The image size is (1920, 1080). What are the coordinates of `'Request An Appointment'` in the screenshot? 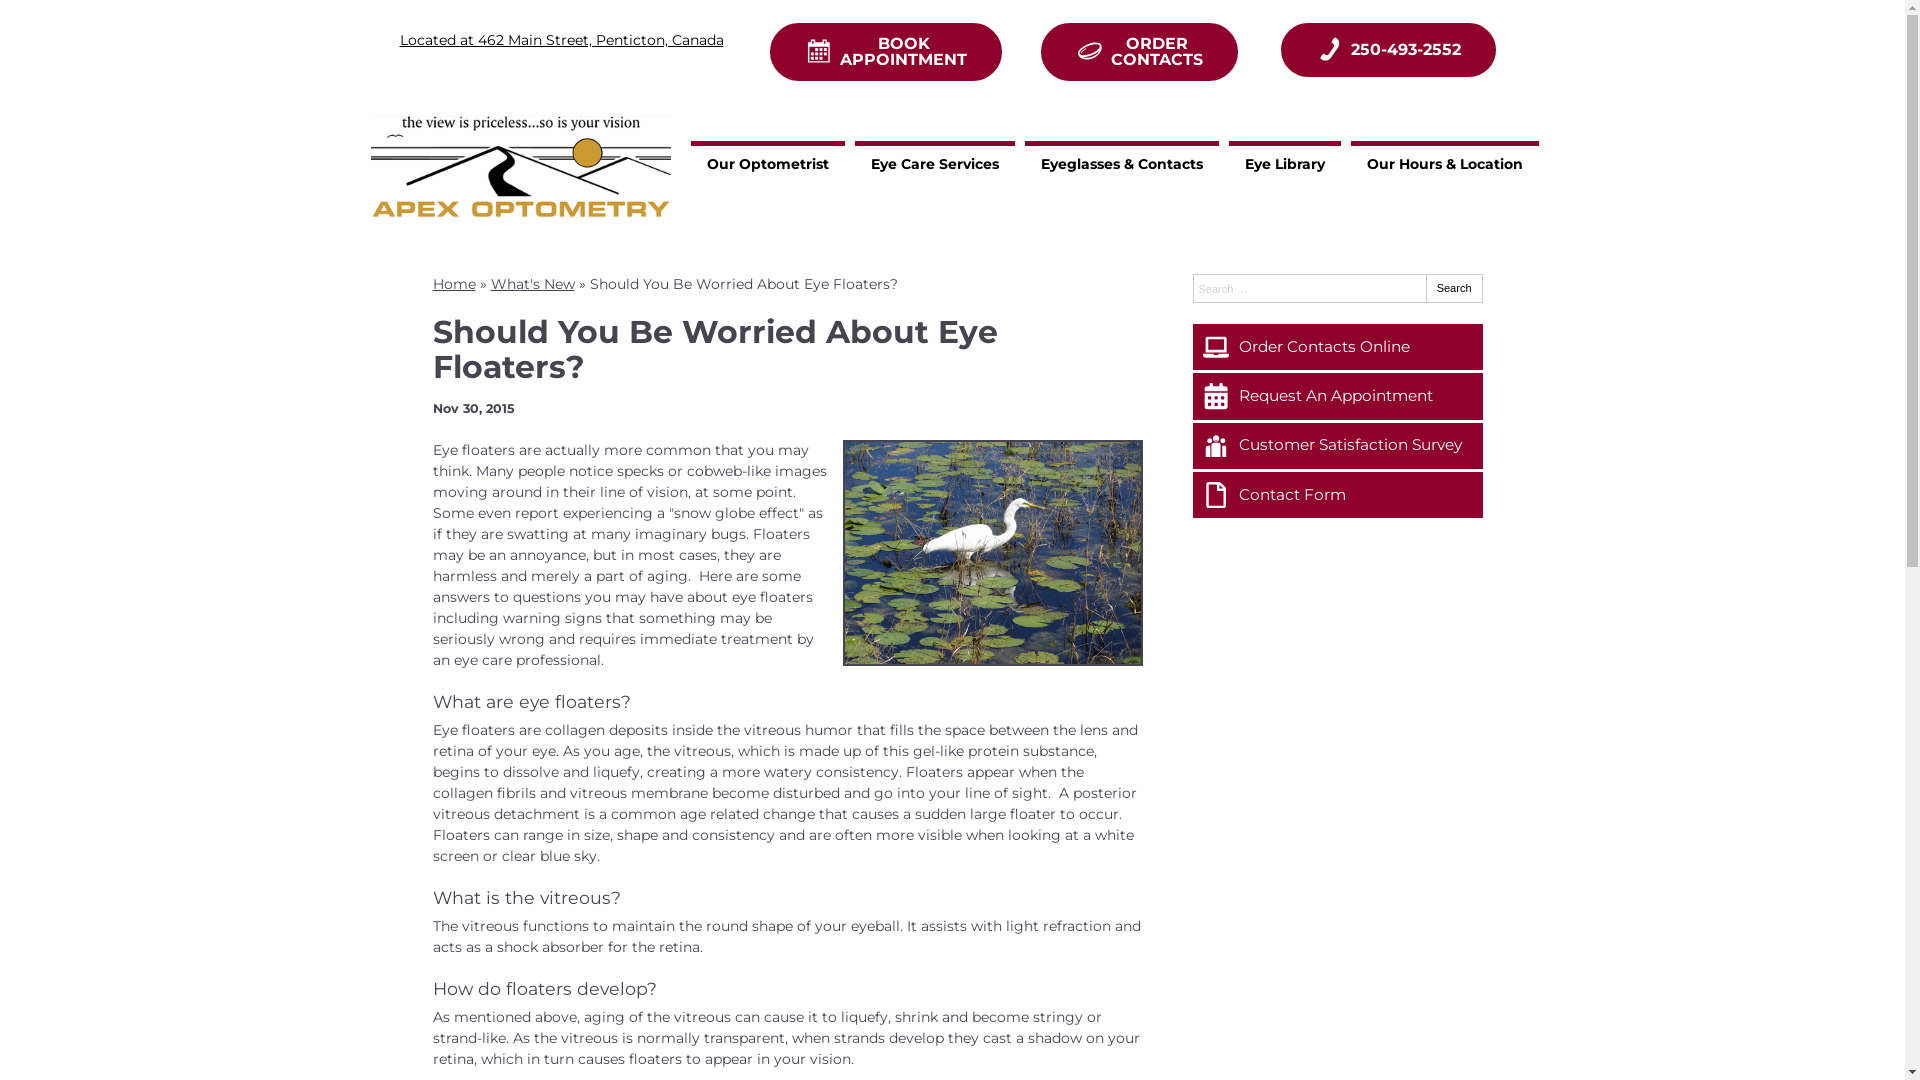 It's located at (1337, 396).